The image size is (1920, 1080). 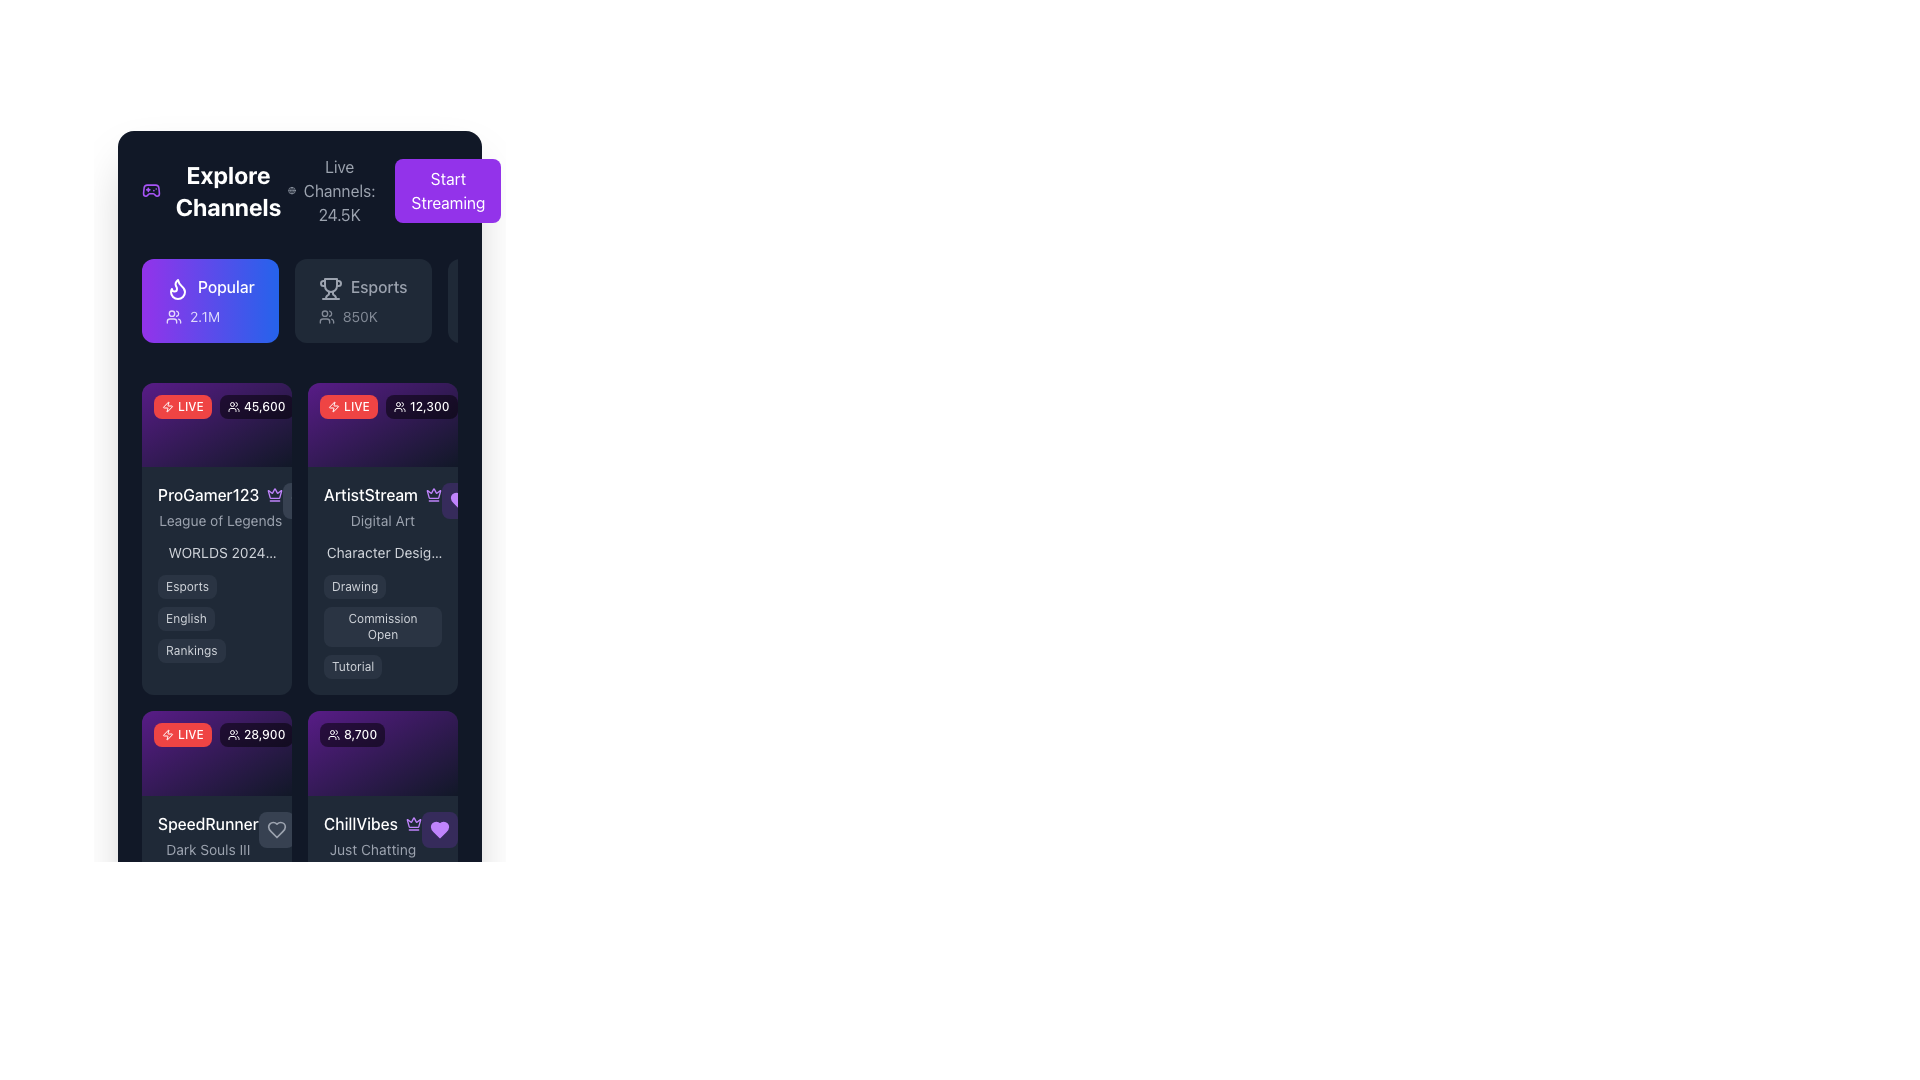 I want to click on the heart-shaped icon in the lower right corner of the 'SpeedRunner Dark Souls III' card to mark it as favorite, so click(x=275, y=829).